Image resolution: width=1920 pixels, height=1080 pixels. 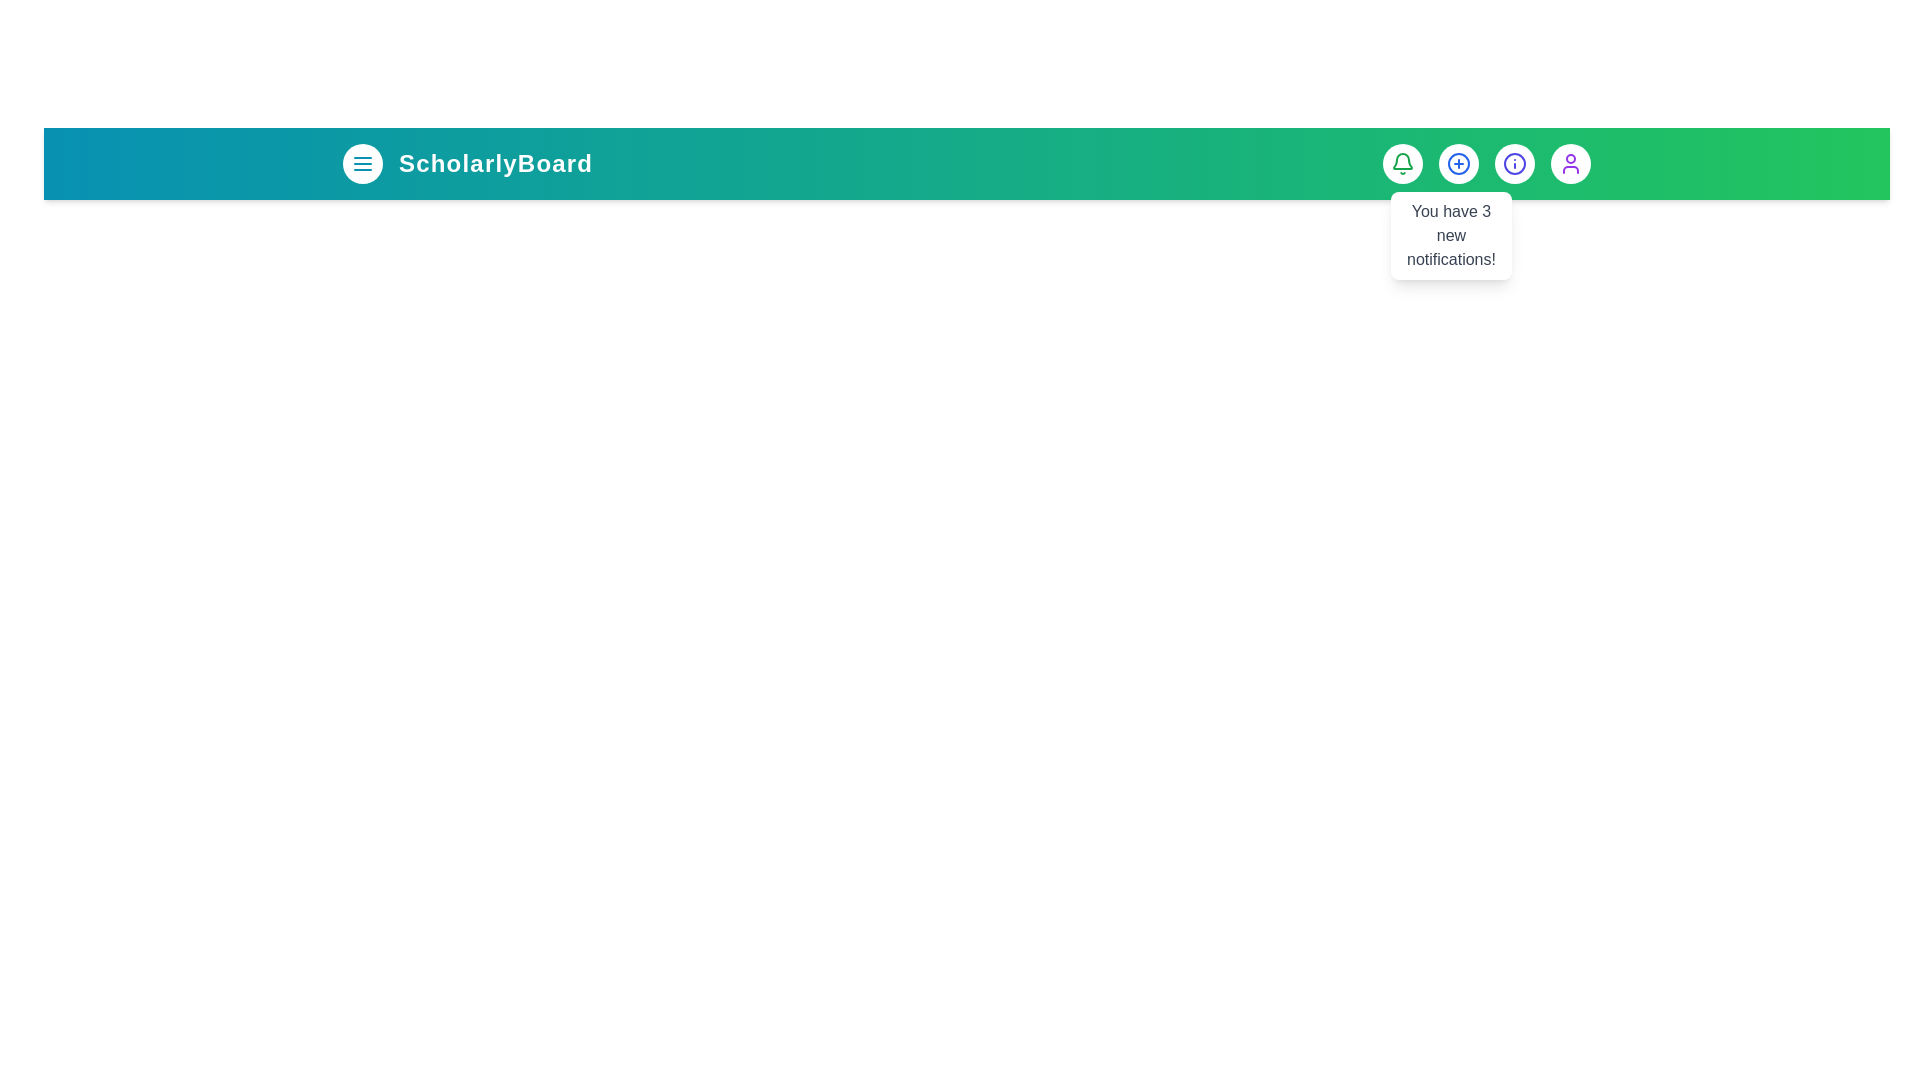 What do you see at coordinates (1569, 163) in the screenshot?
I see `the user profile button` at bounding box center [1569, 163].